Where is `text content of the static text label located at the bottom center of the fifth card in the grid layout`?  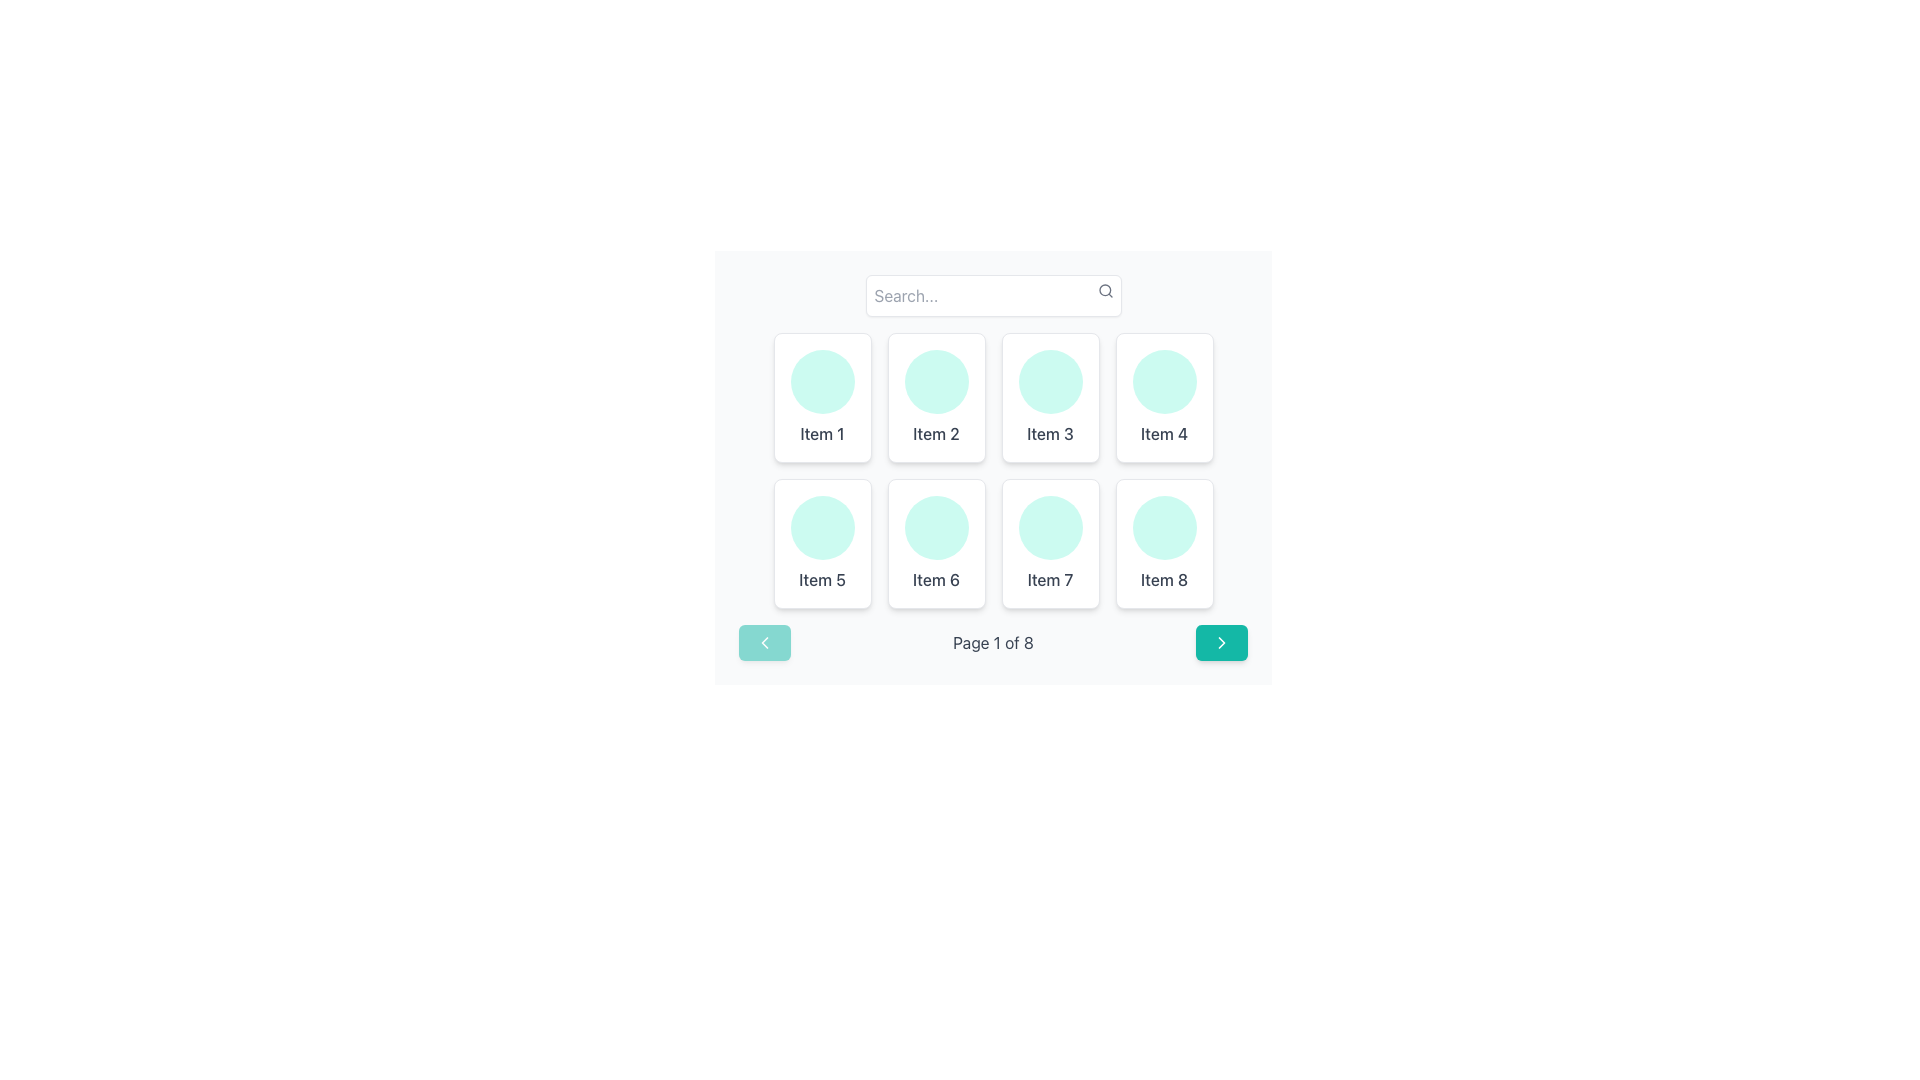 text content of the static text label located at the bottom center of the fifth card in the grid layout is located at coordinates (822, 579).